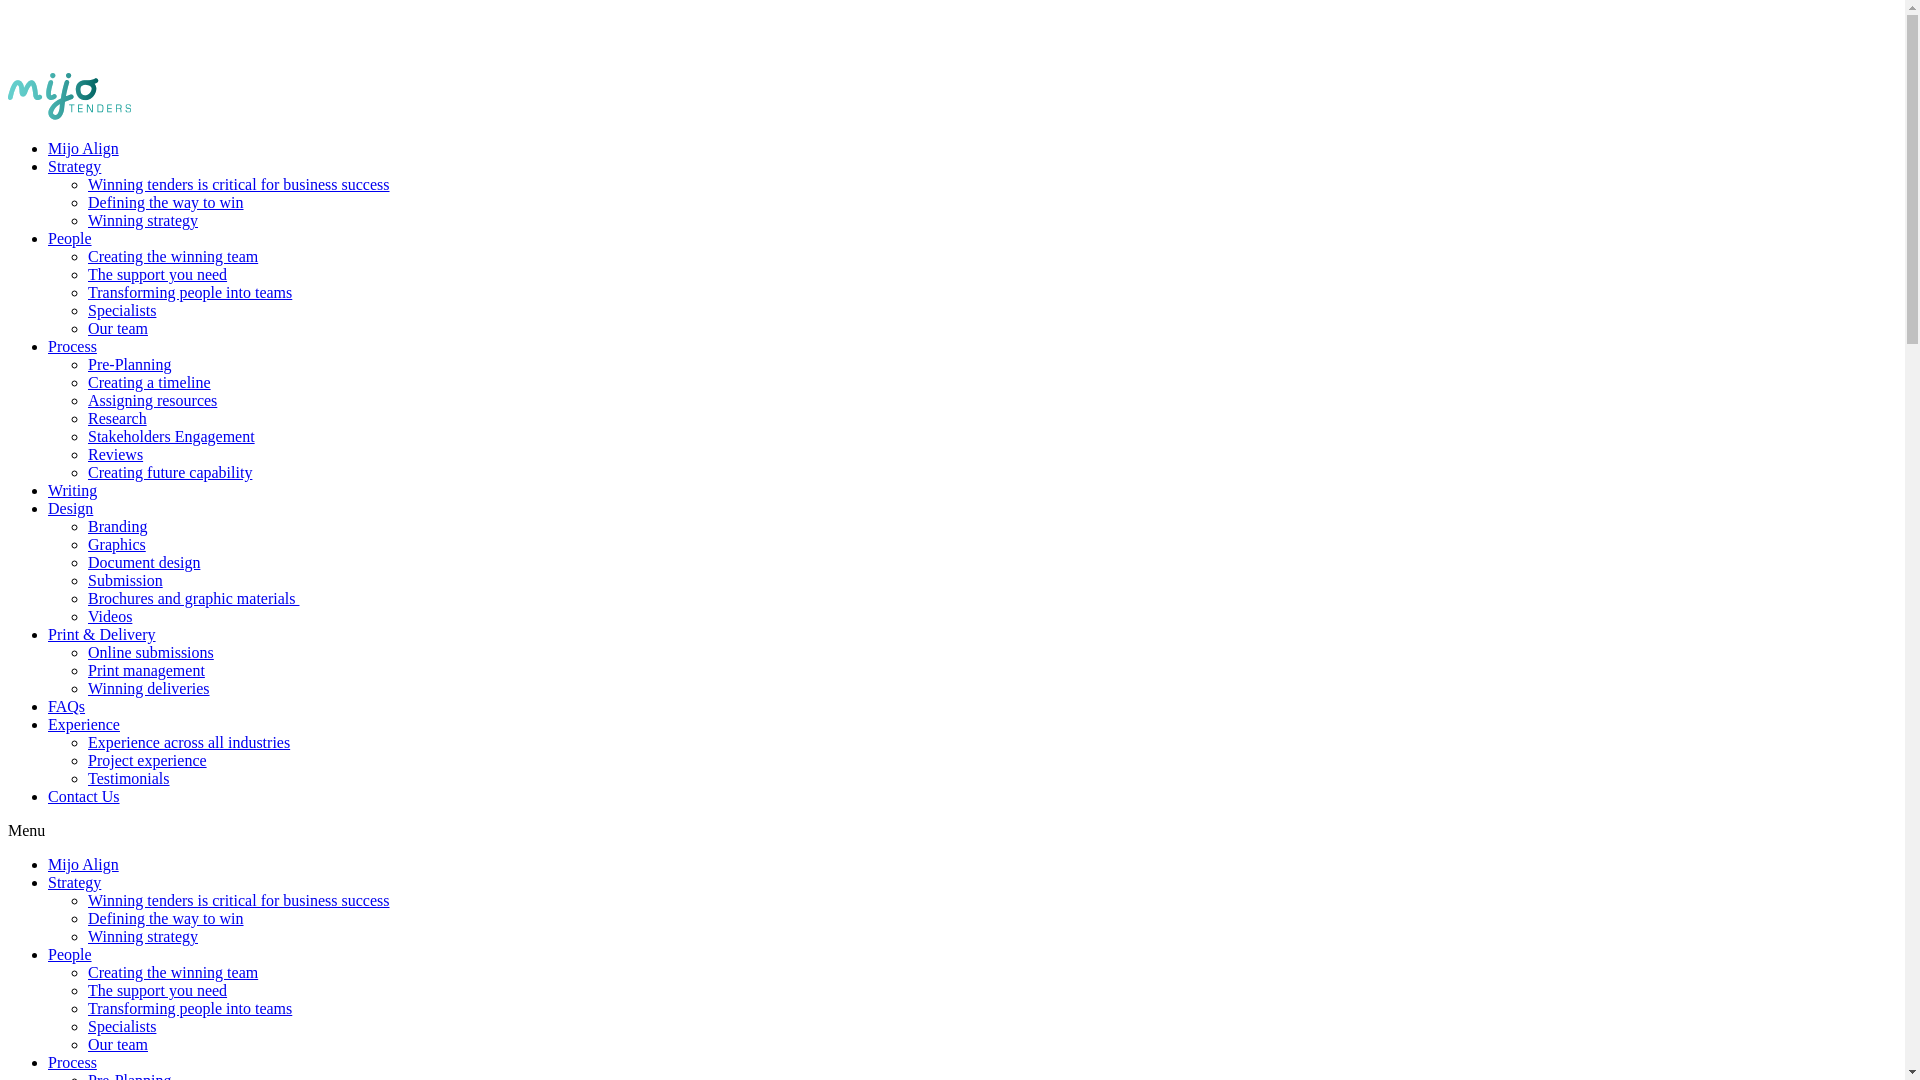  I want to click on 'Our team', so click(117, 1043).